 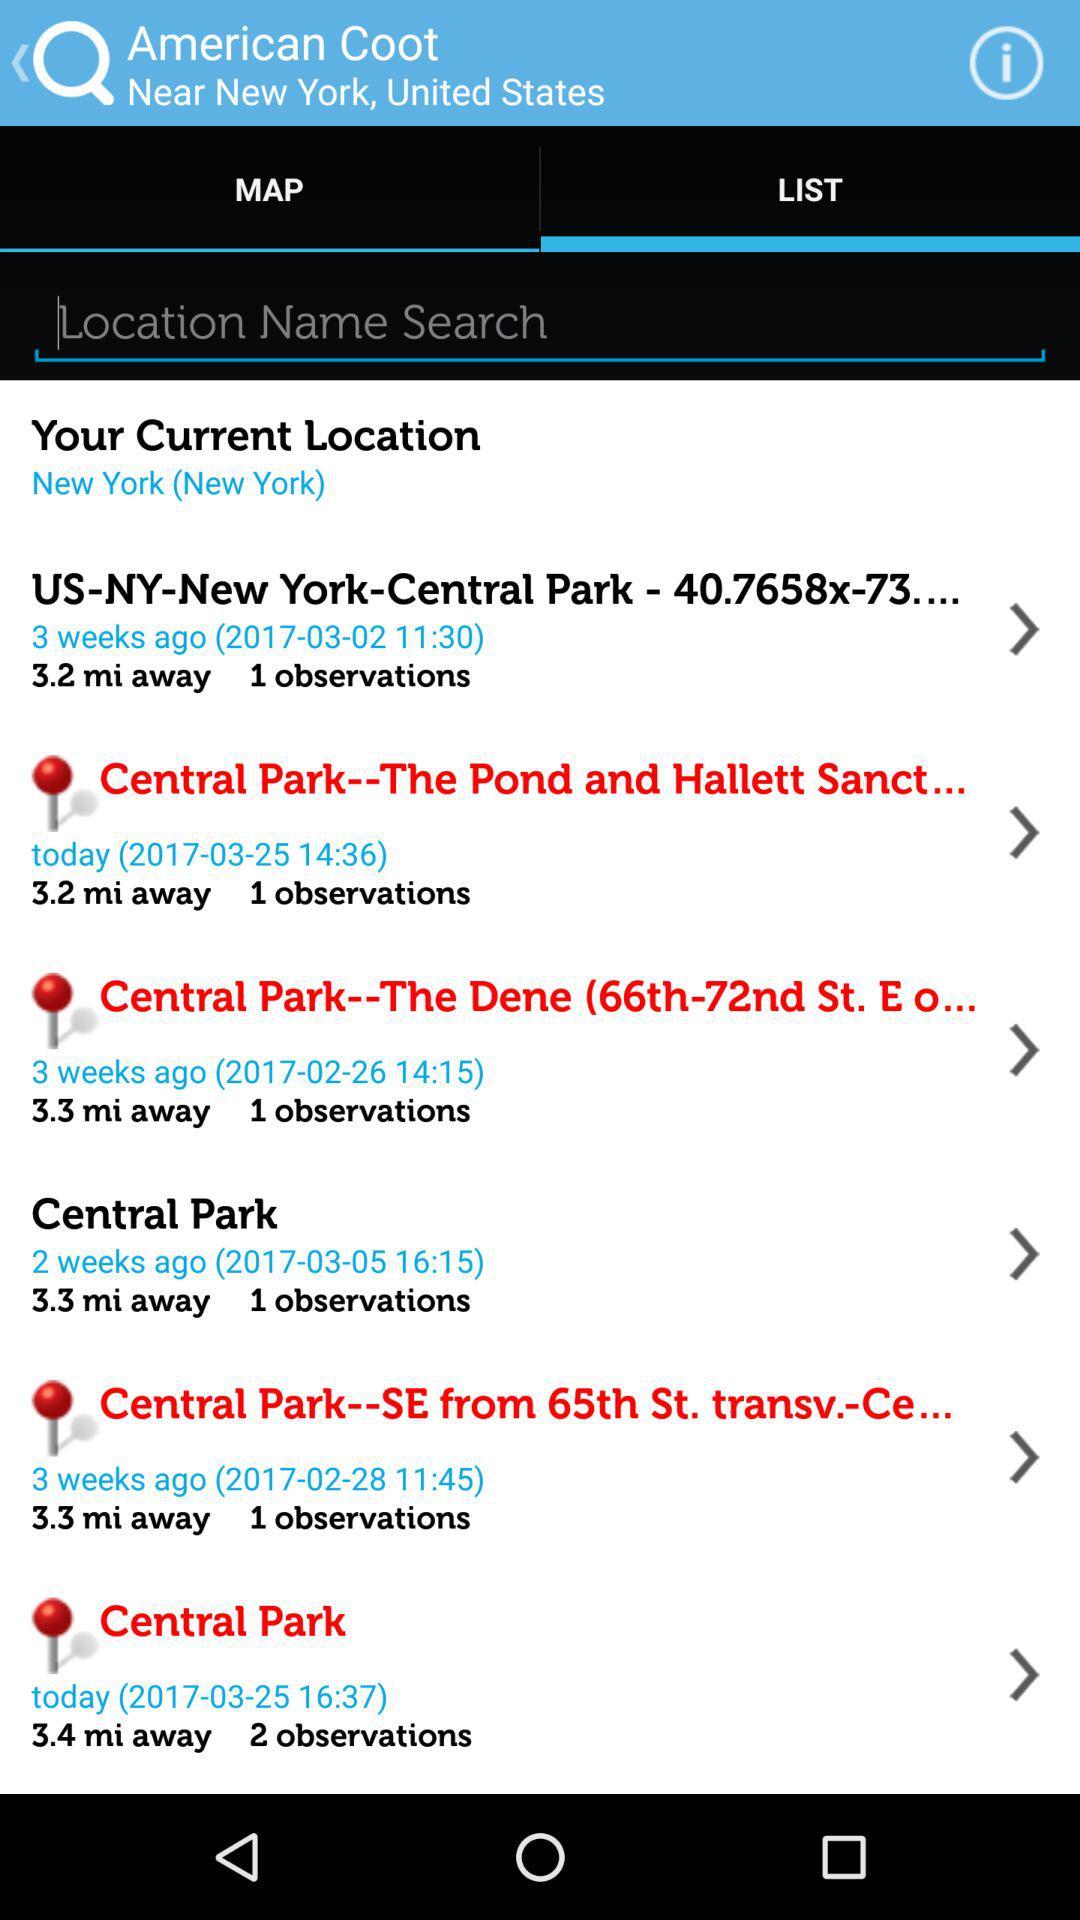 What do you see at coordinates (1024, 832) in the screenshot?
I see `the second arrow head option` at bounding box center [1024, 832].